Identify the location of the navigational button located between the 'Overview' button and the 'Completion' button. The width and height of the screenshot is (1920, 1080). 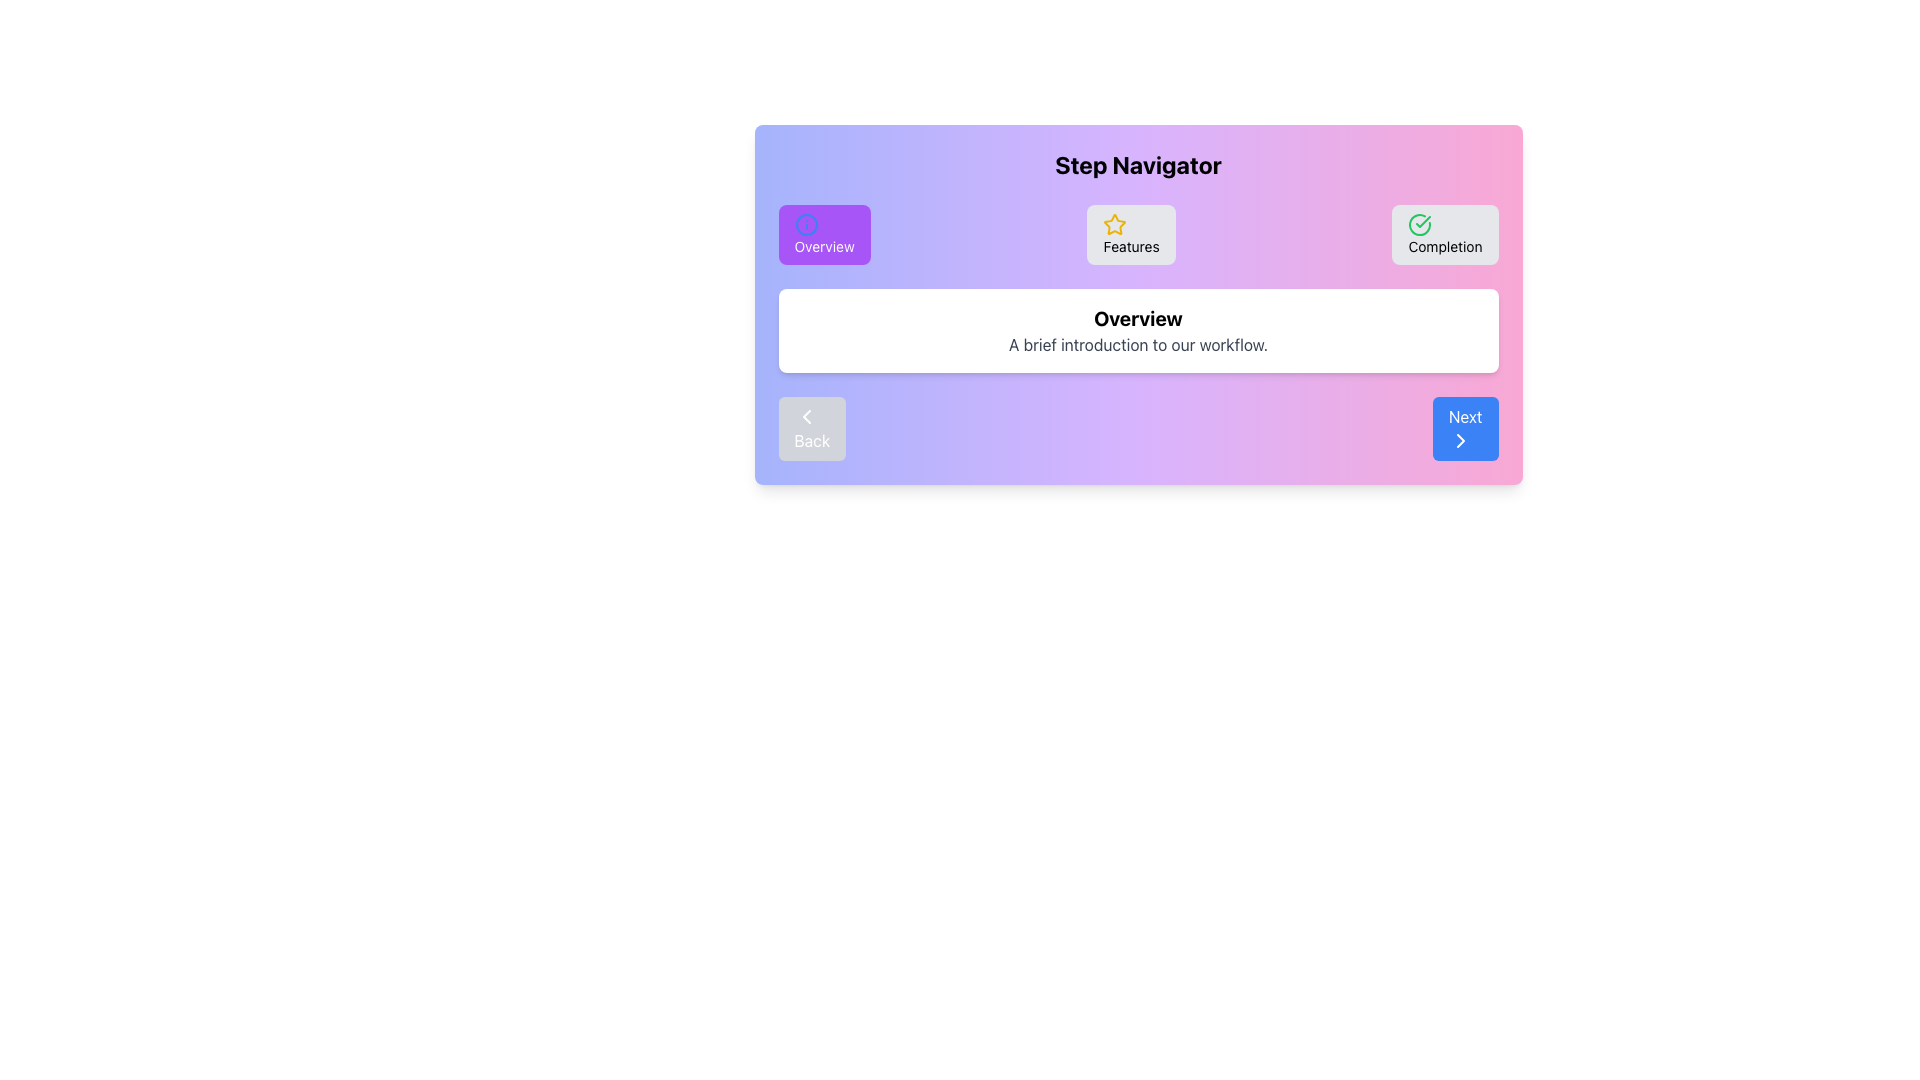
(1131, 234).